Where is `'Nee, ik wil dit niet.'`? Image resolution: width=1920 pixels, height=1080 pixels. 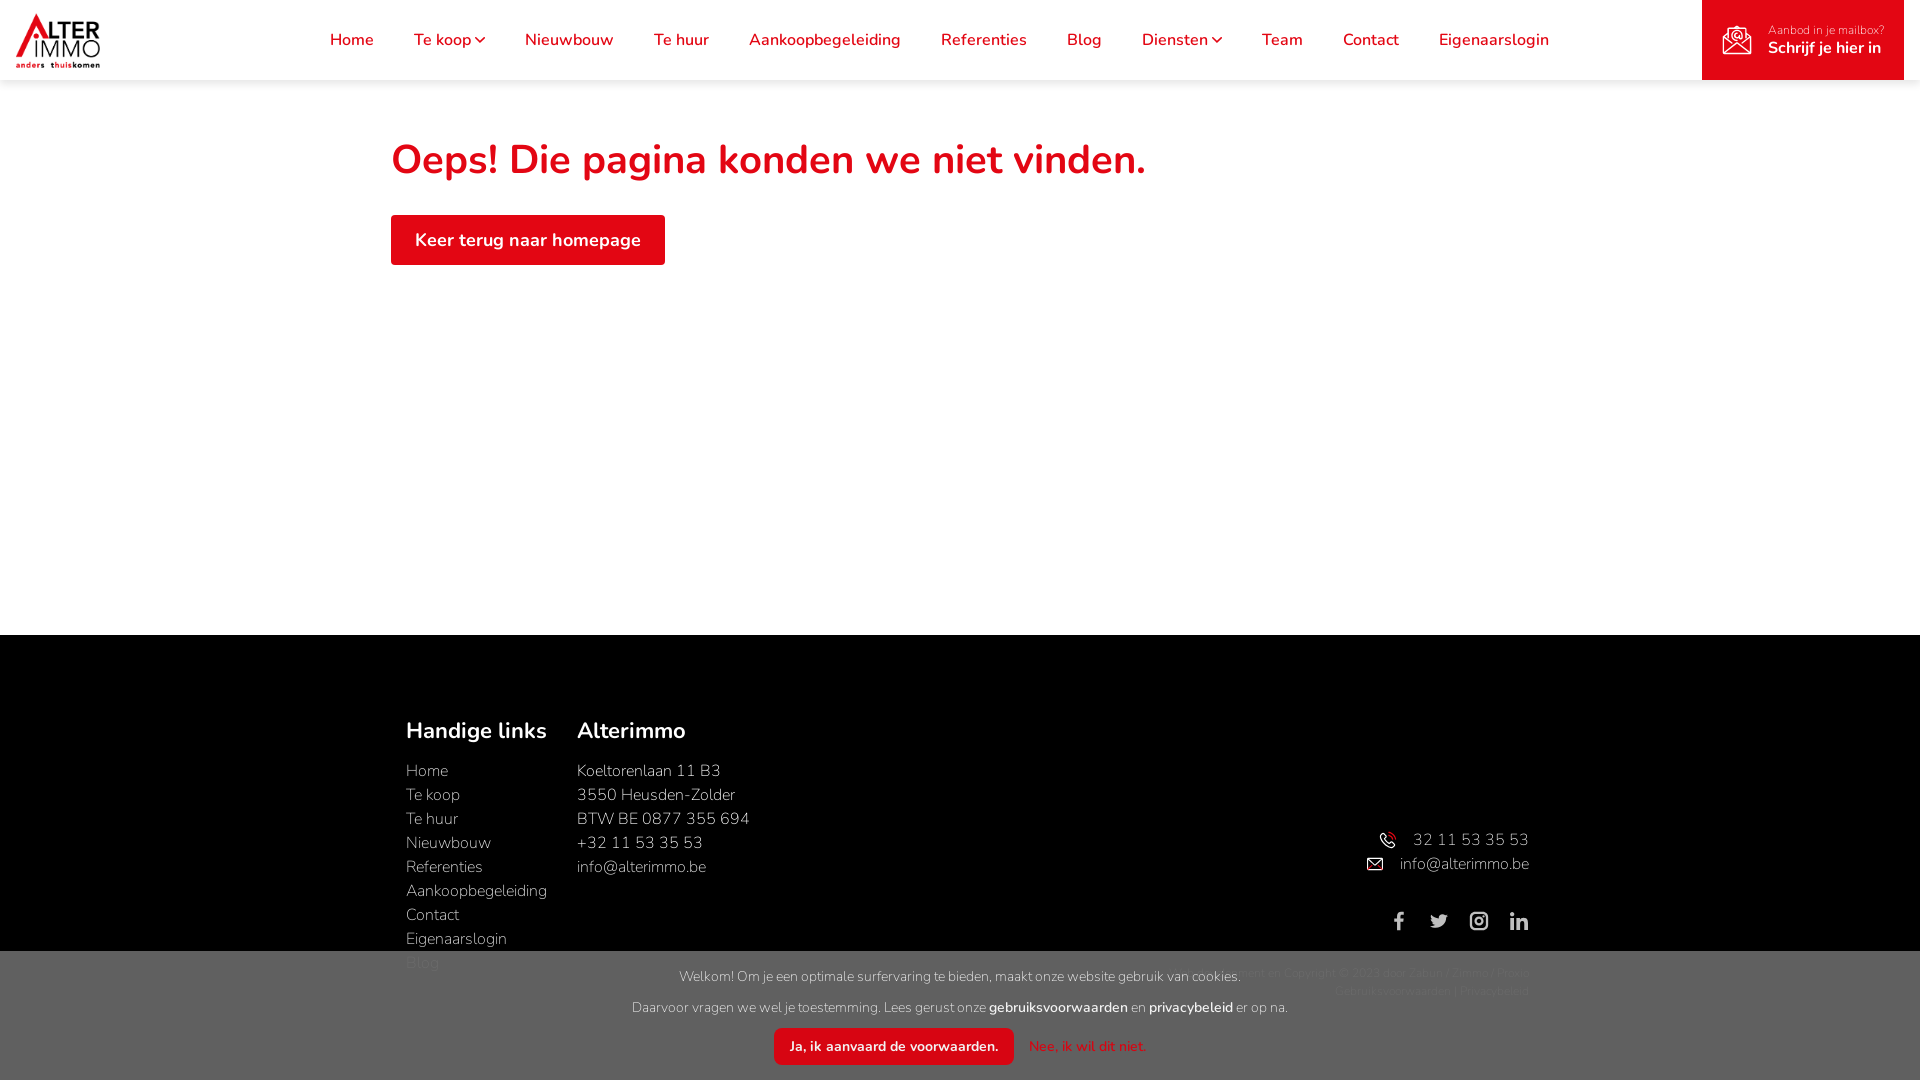
'Nee, ik wil dit niet.' is located at coordinates (1086, 1045).